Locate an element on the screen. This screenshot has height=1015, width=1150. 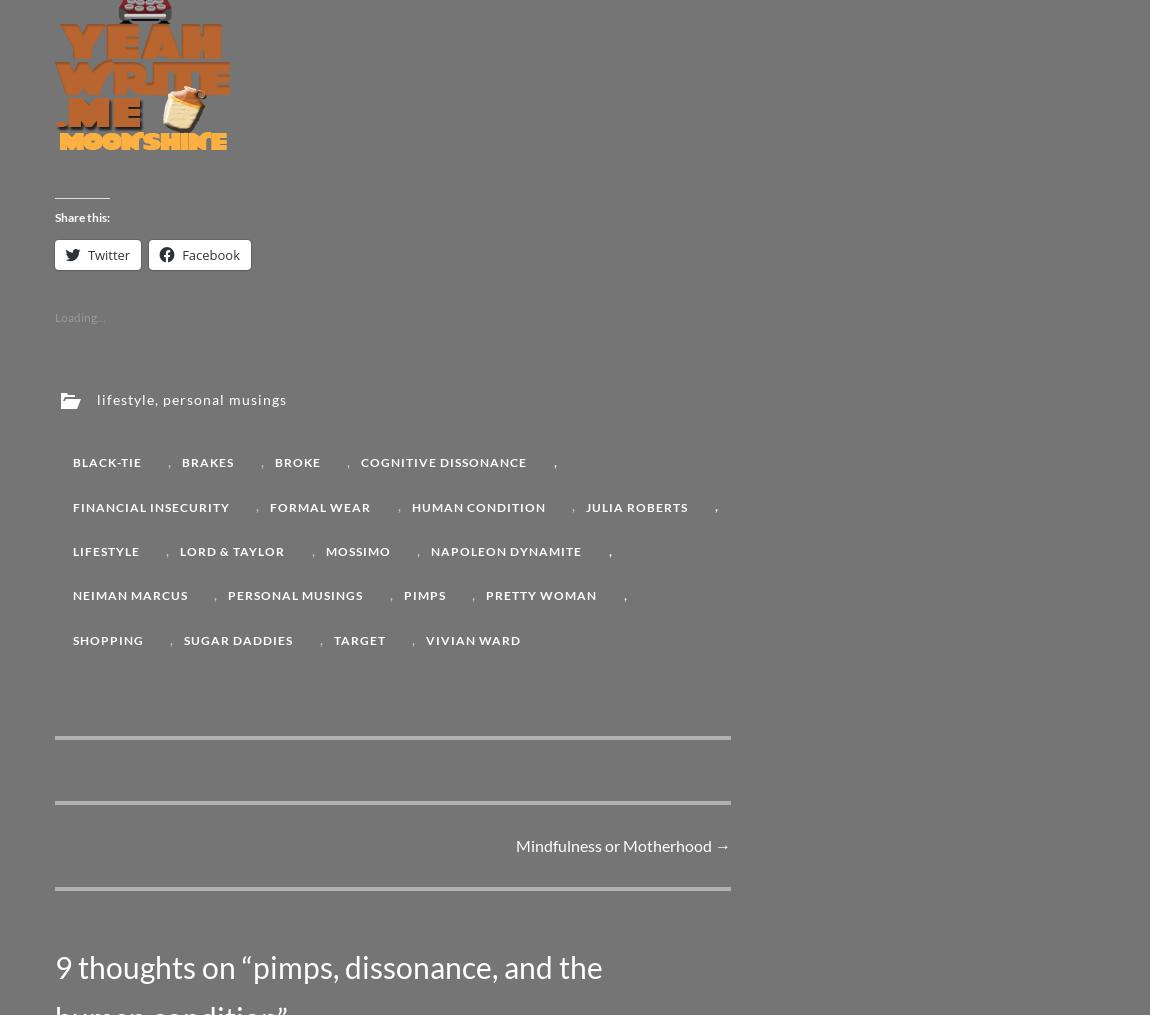
'pimps' is located at coordinates (402, 594).